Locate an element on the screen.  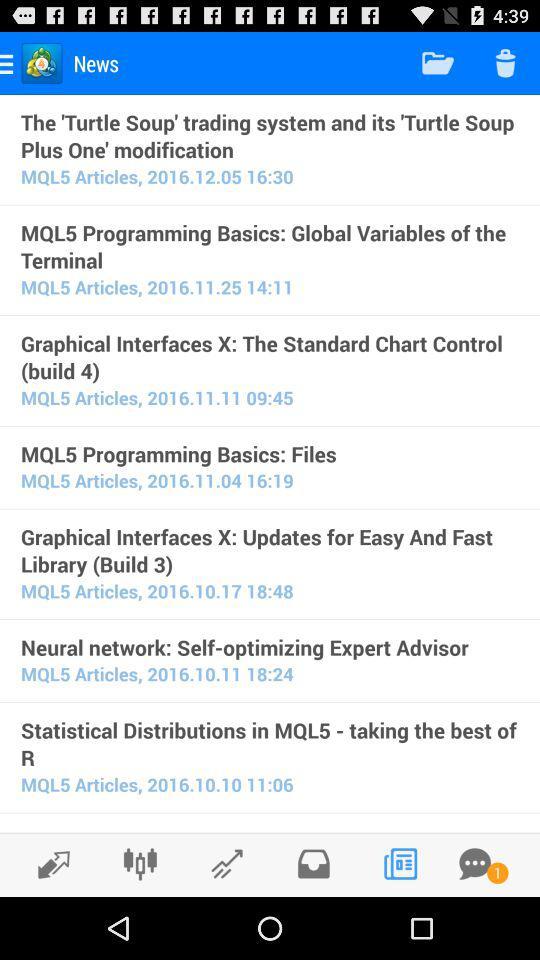
the icon below the mql5 articles 2016 icon is located at coordinates (270, 829).